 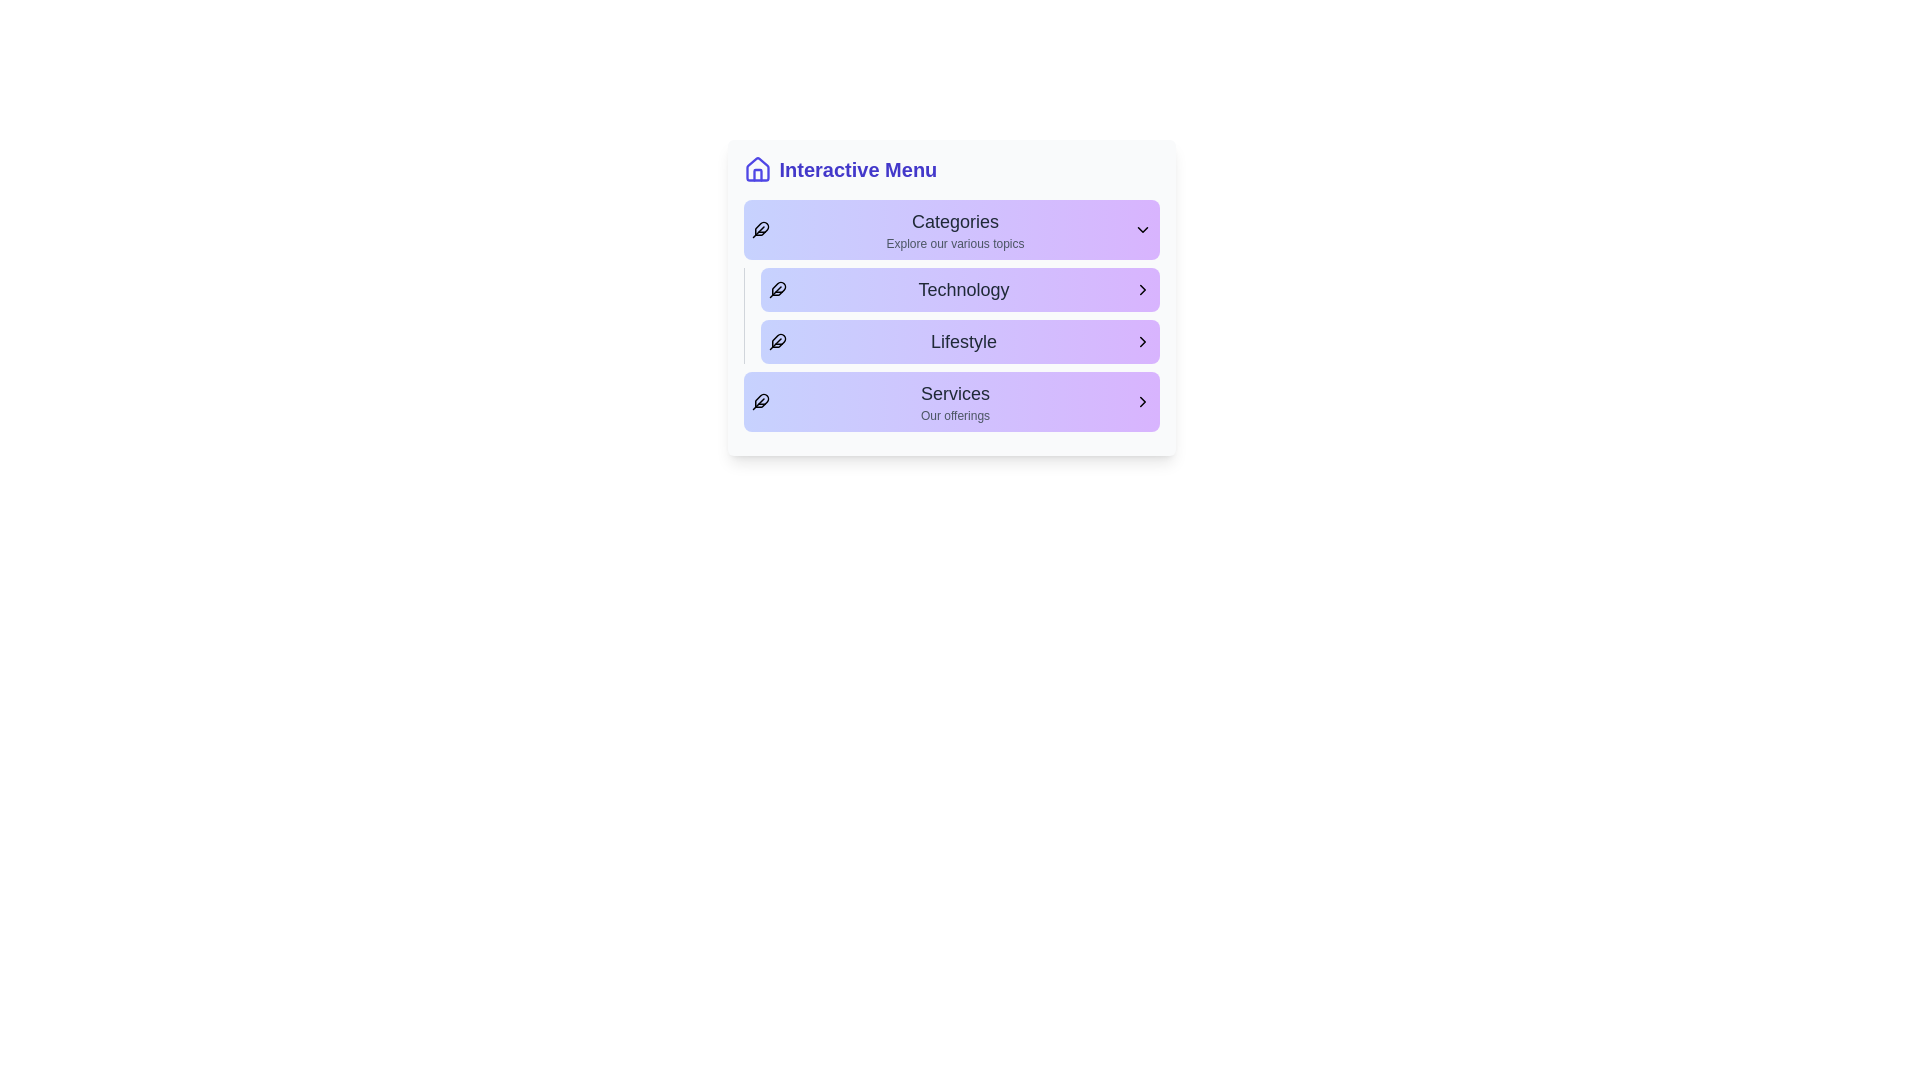 I want to click on the house-shaped icon in the upper-left corner of the interactive menu's header to highlight the menu, so click(x=756, y=168).